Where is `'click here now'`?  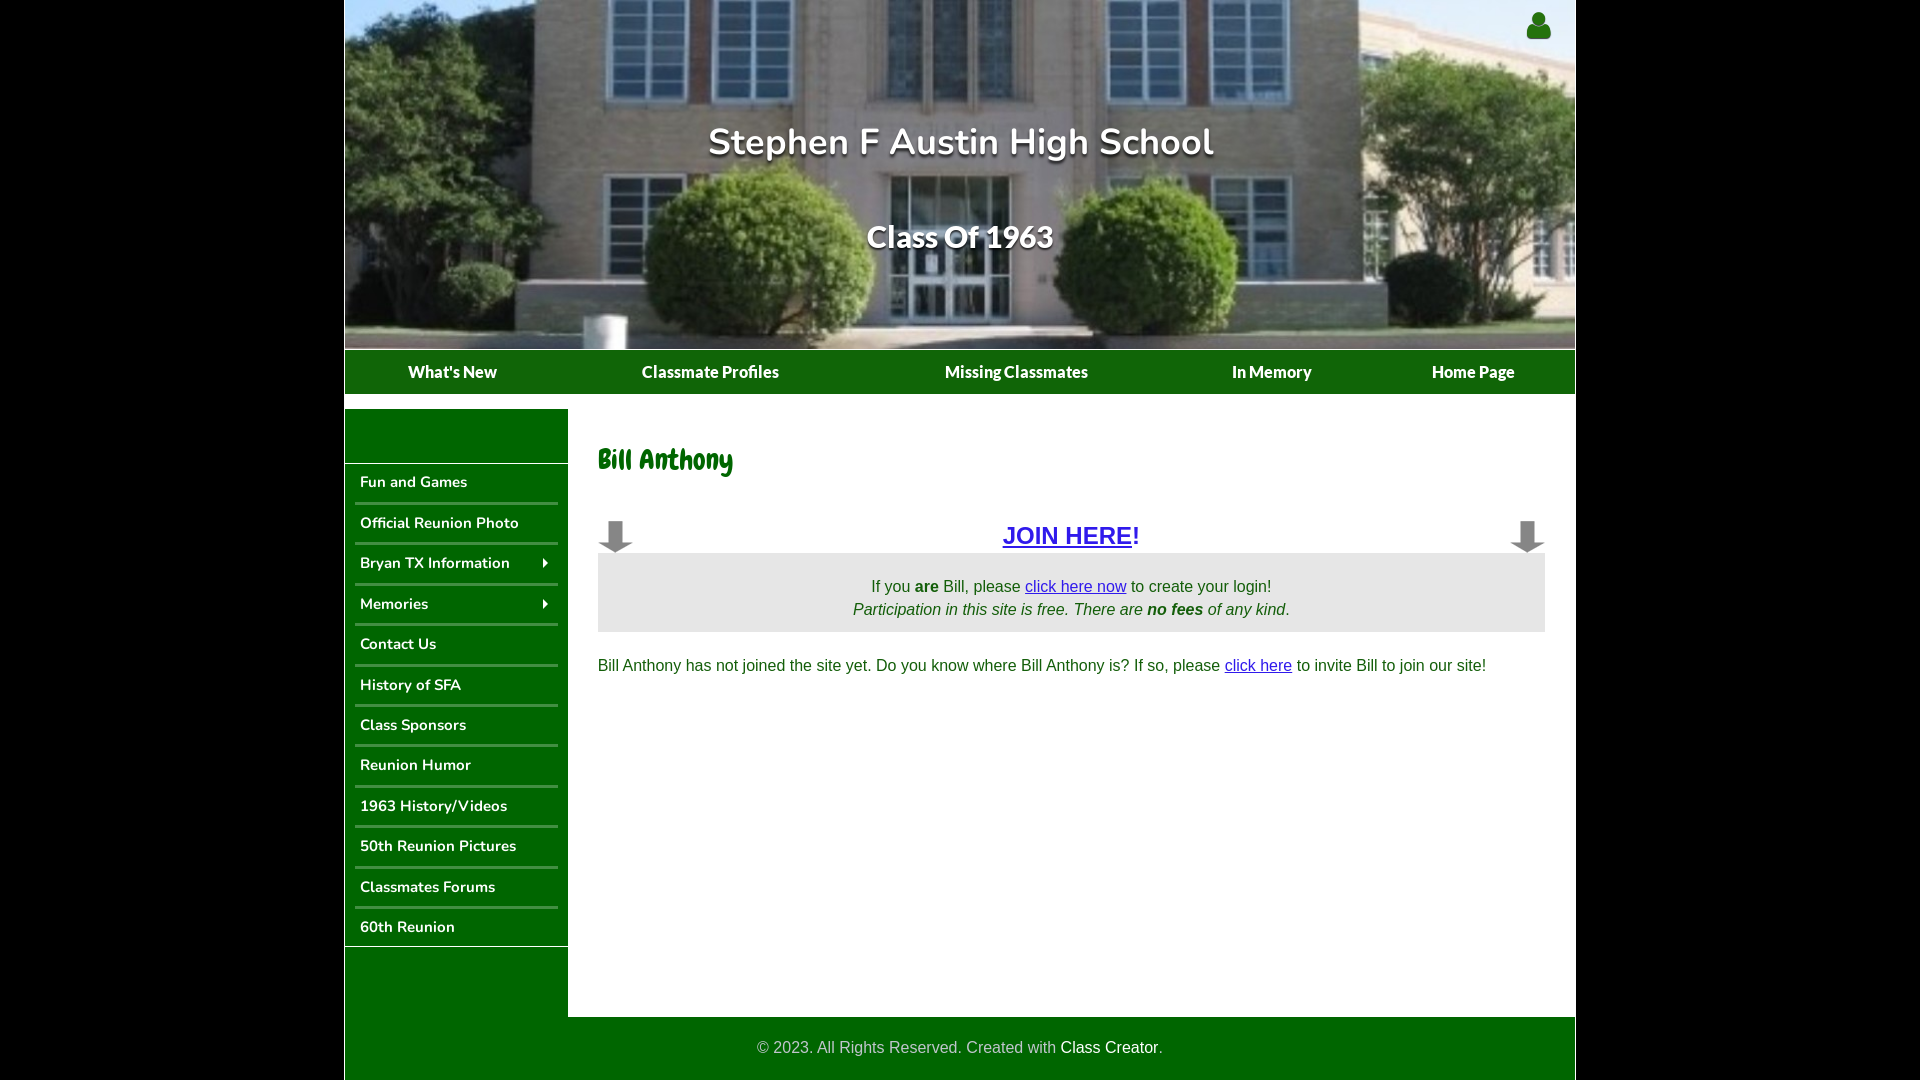
'click here now' is located at coordinates (1074, 585).